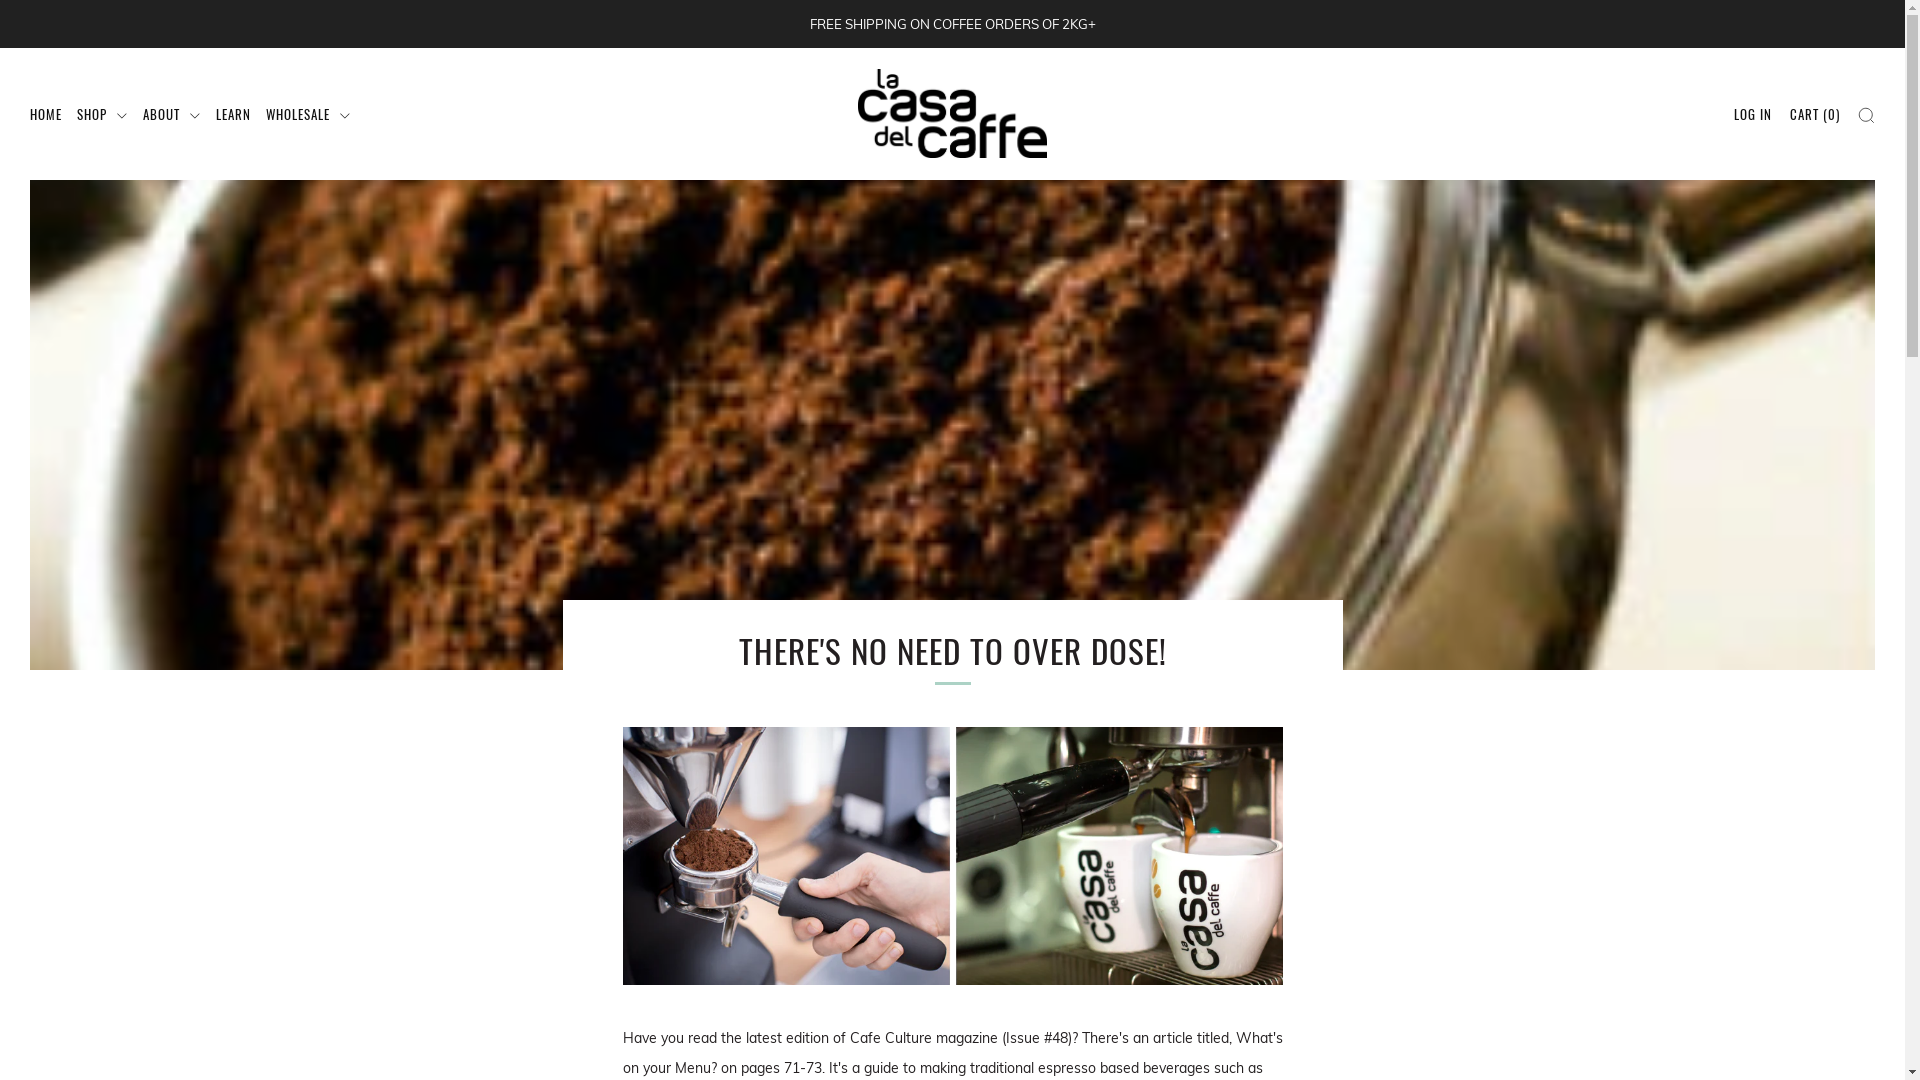 This screenshot has width=1920, height=1080. Describe the element at coordinates (142, 114) in the screenshot. I see `'ABOUT'` at that location.